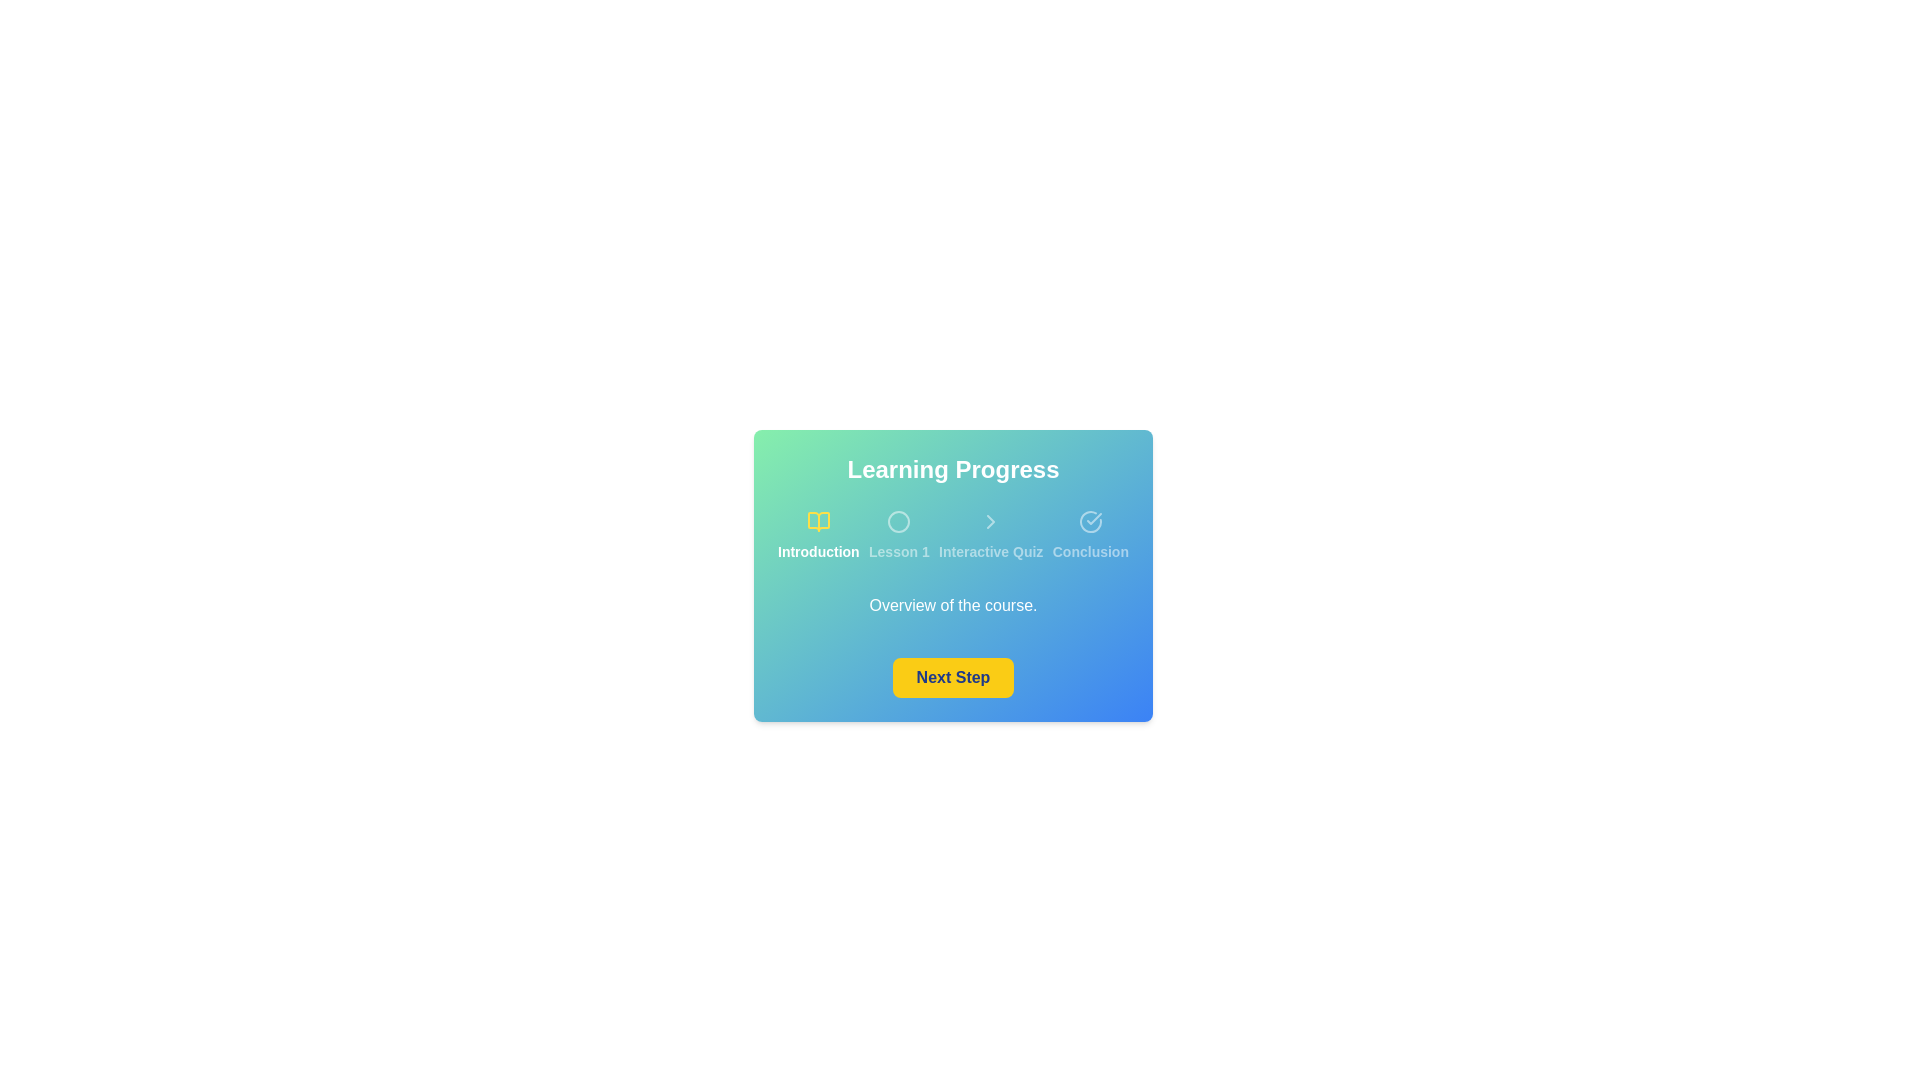 The image size is (1920, 1080). What do you see at coordinates (818, 535) in the screenshot?
I see `the 'Introduction' step indicator icon or label text in the progress navigation` at bounding box center [818, 535].